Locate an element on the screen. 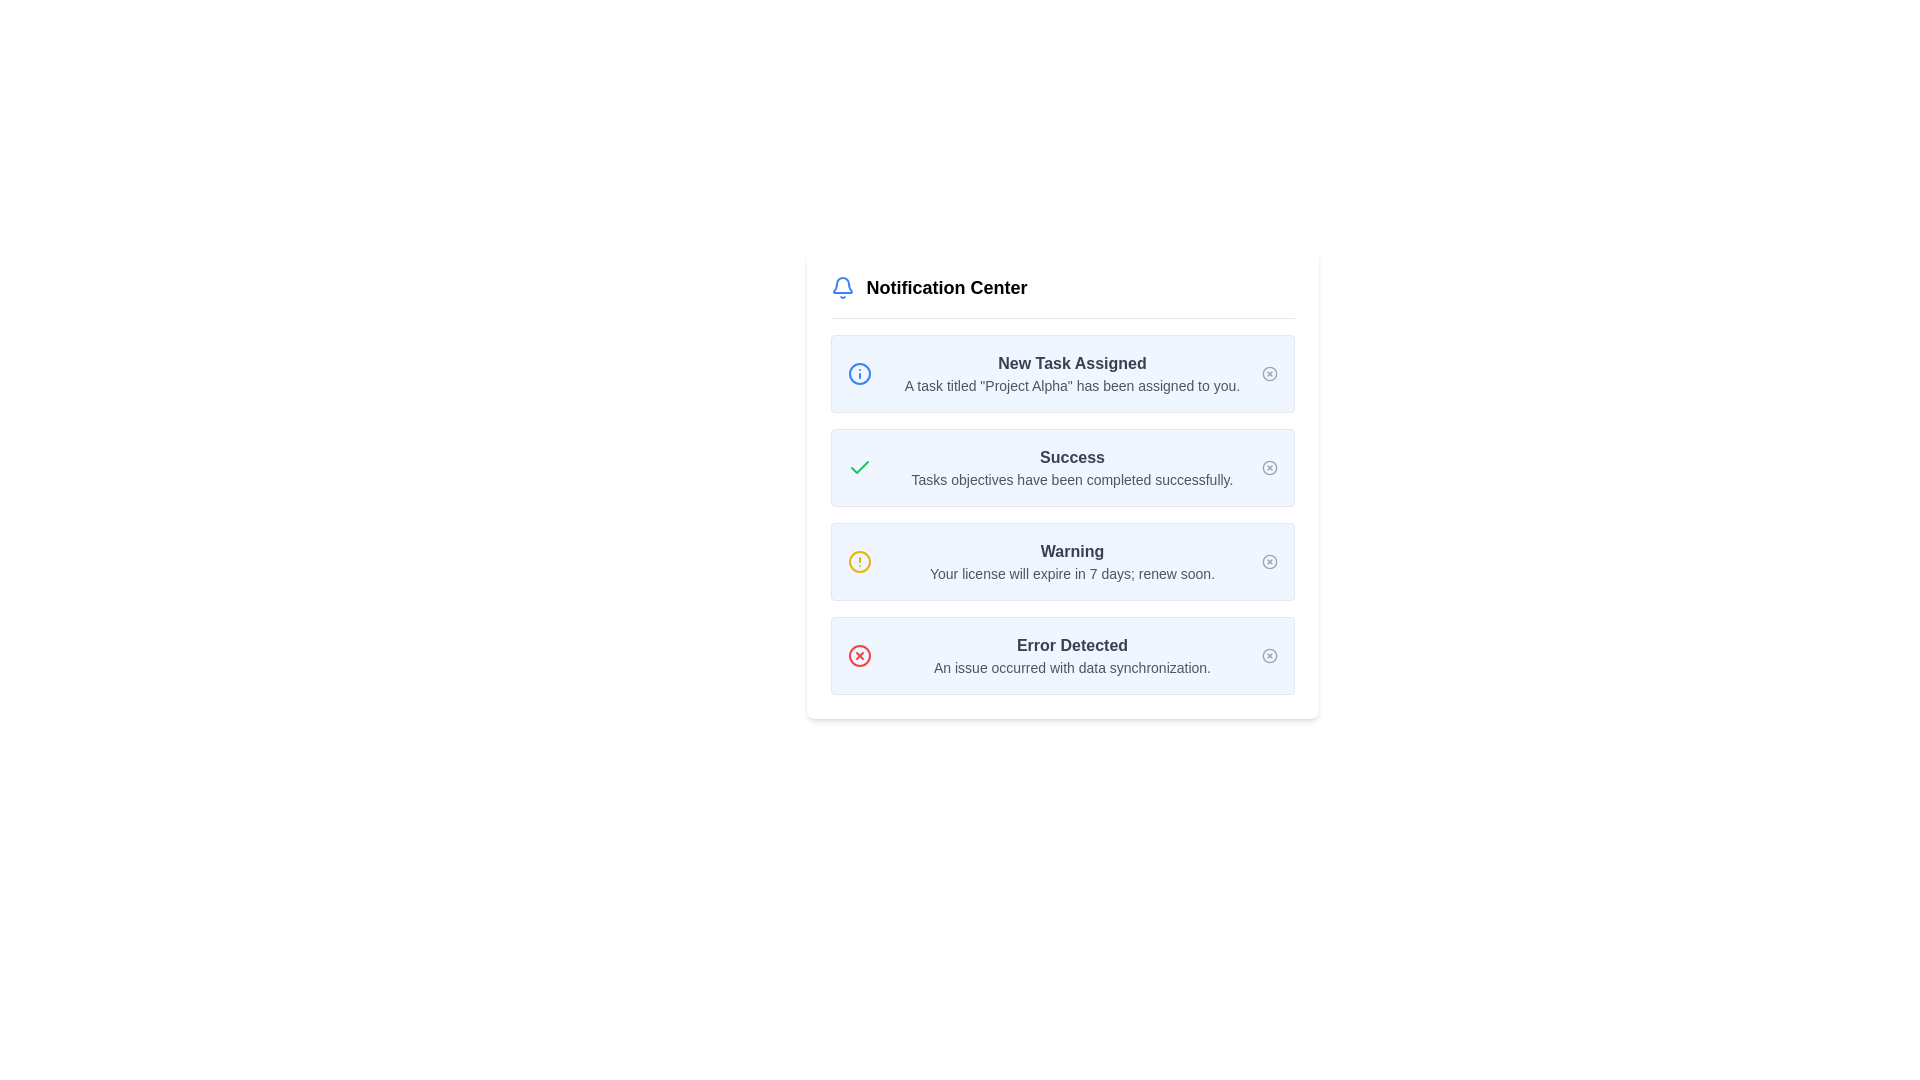 The width and height of the screenshot is (1920, 1080). the close button in the top-right corner of the 'Success' notification block is located at coordinates (1268, 467).